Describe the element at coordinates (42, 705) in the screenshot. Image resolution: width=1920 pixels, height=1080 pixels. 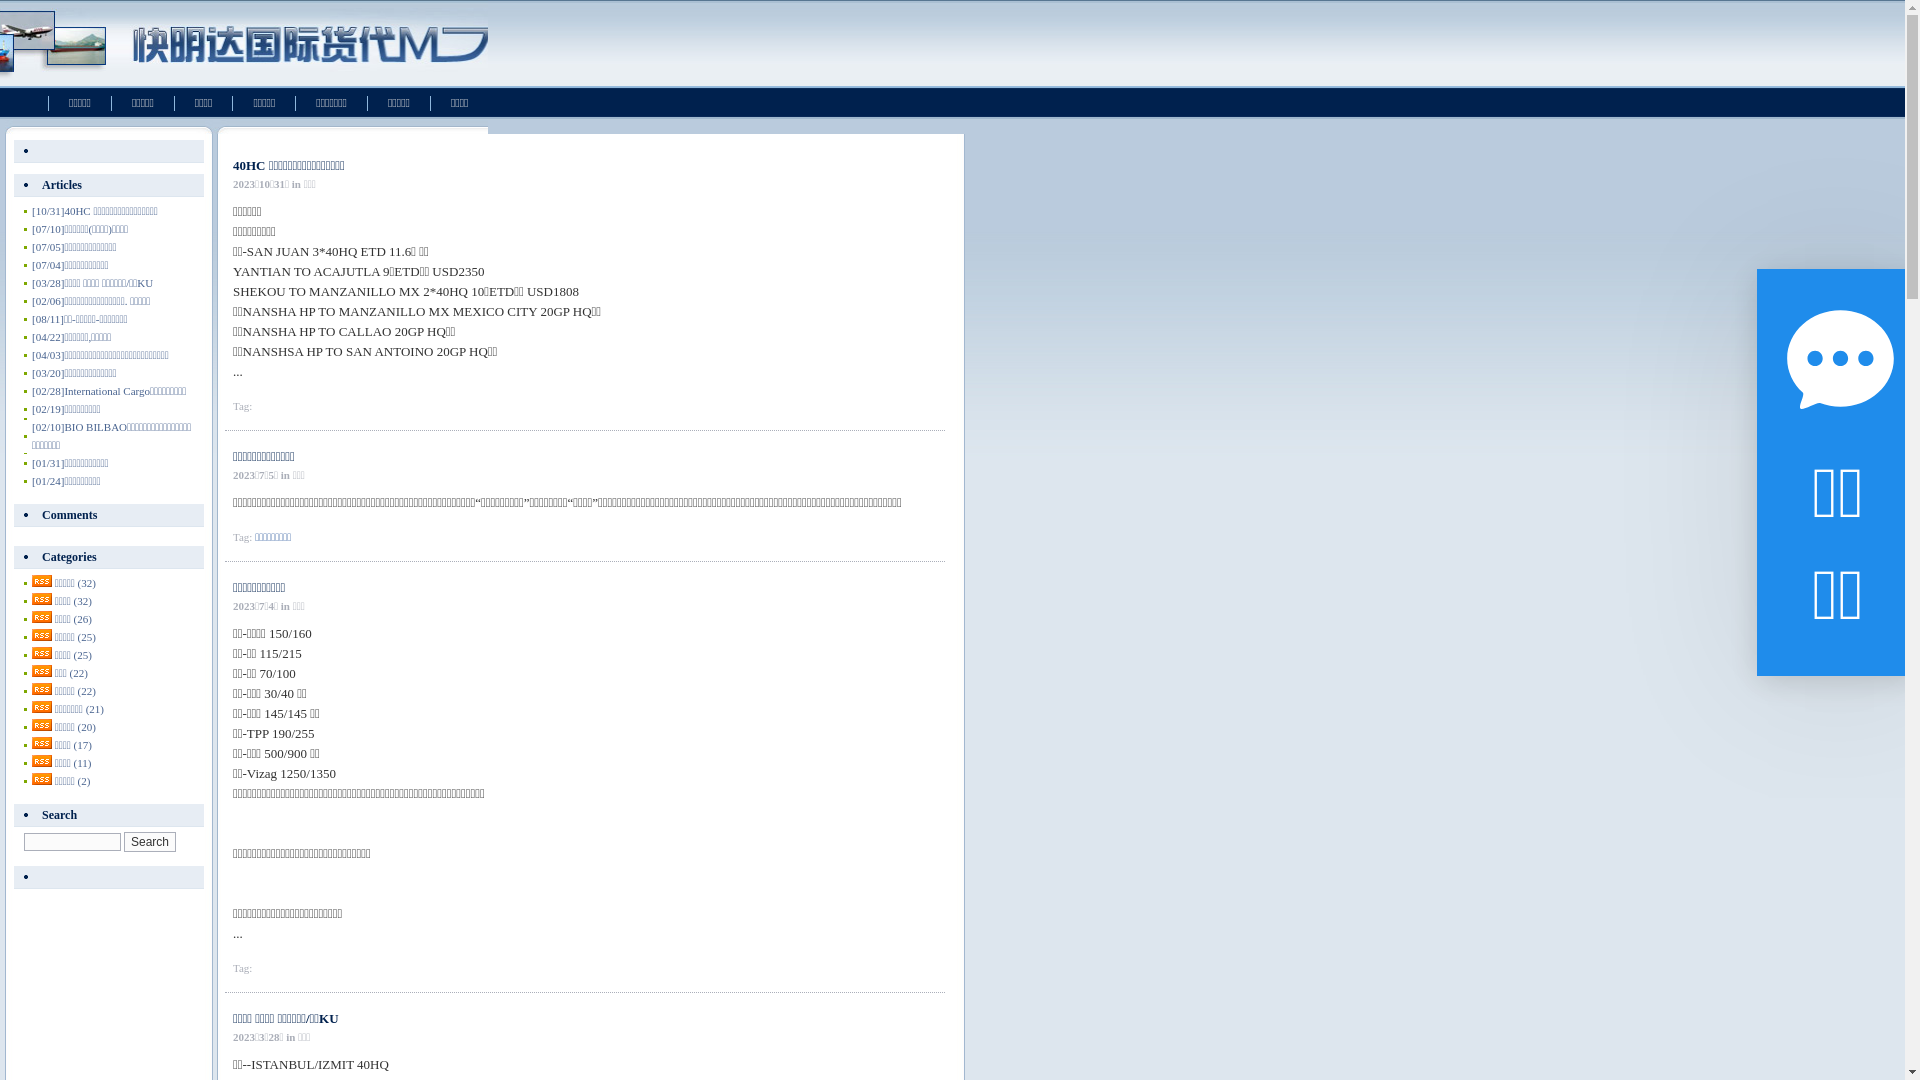
I see `'rss'` at that location.